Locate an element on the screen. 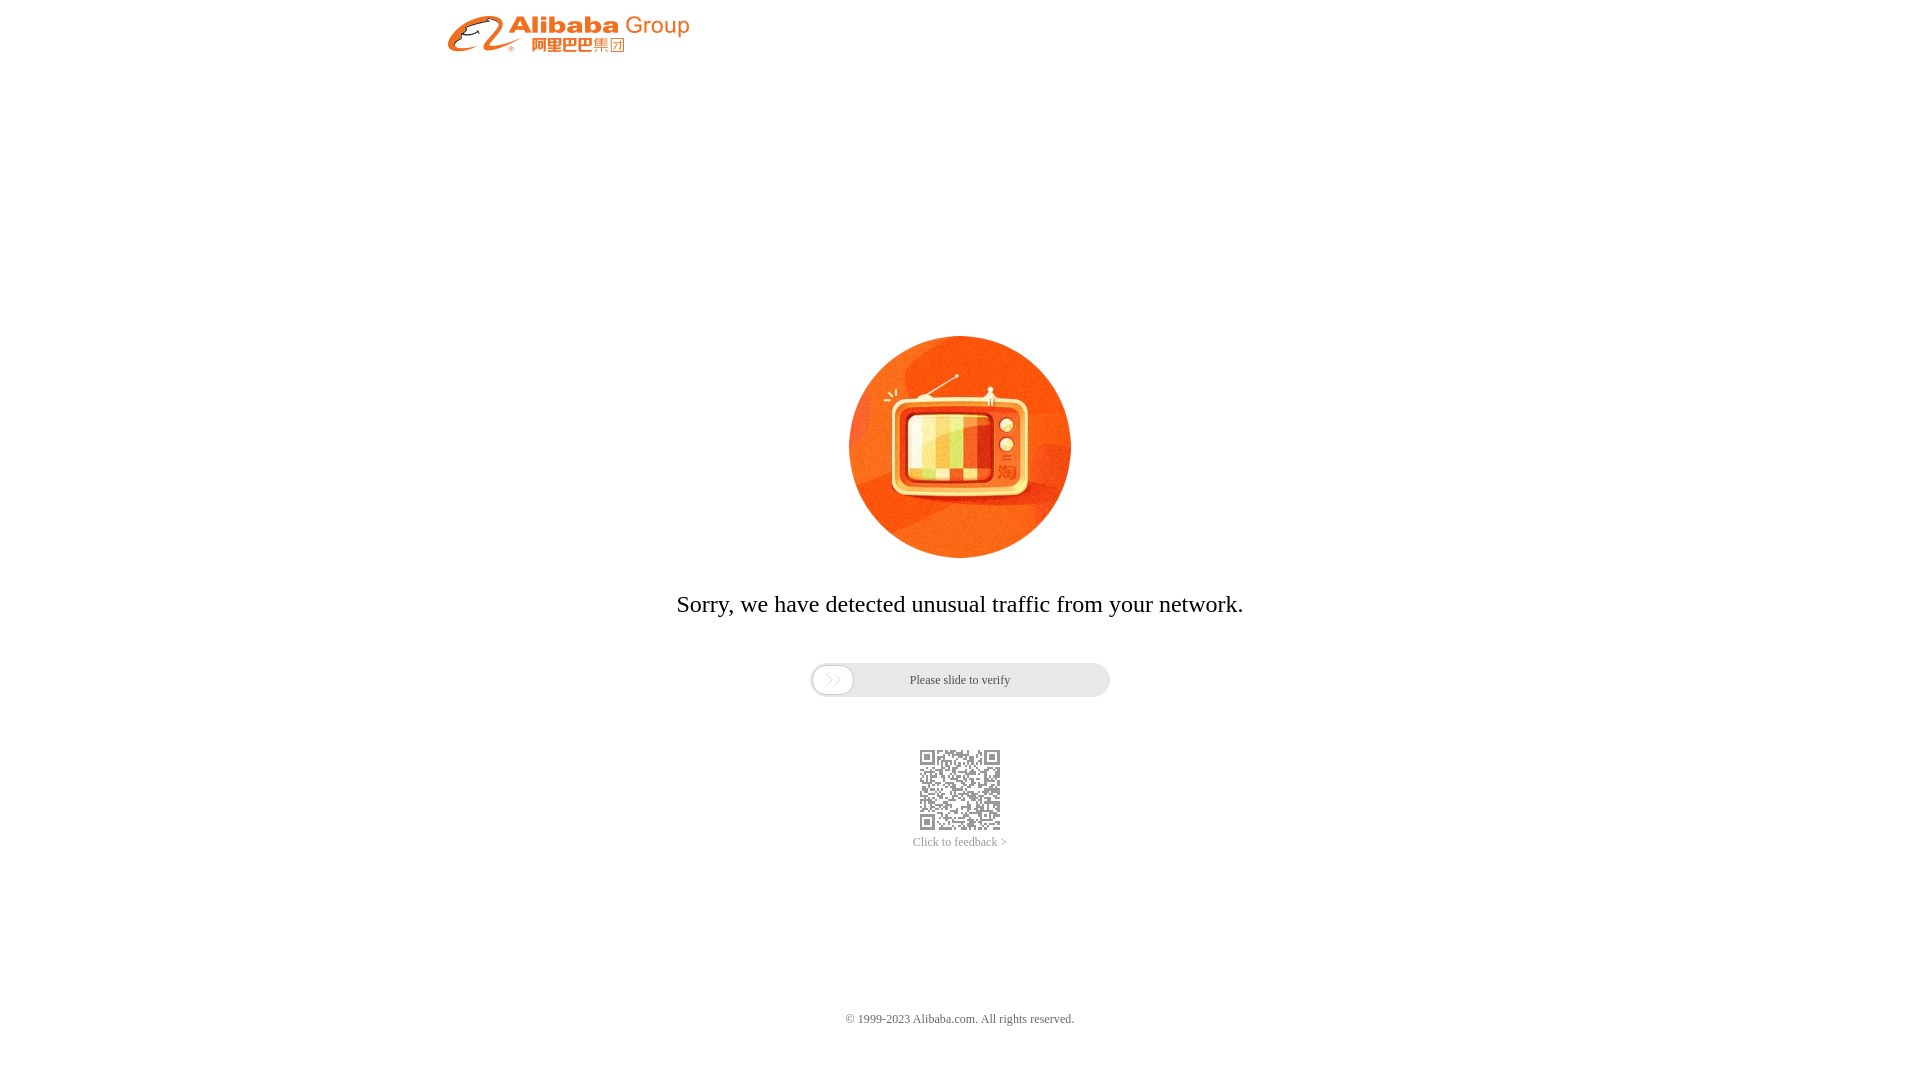 The image size is (1920, 1080). 'Click to feedback >' is located at coordinates (911, 842).